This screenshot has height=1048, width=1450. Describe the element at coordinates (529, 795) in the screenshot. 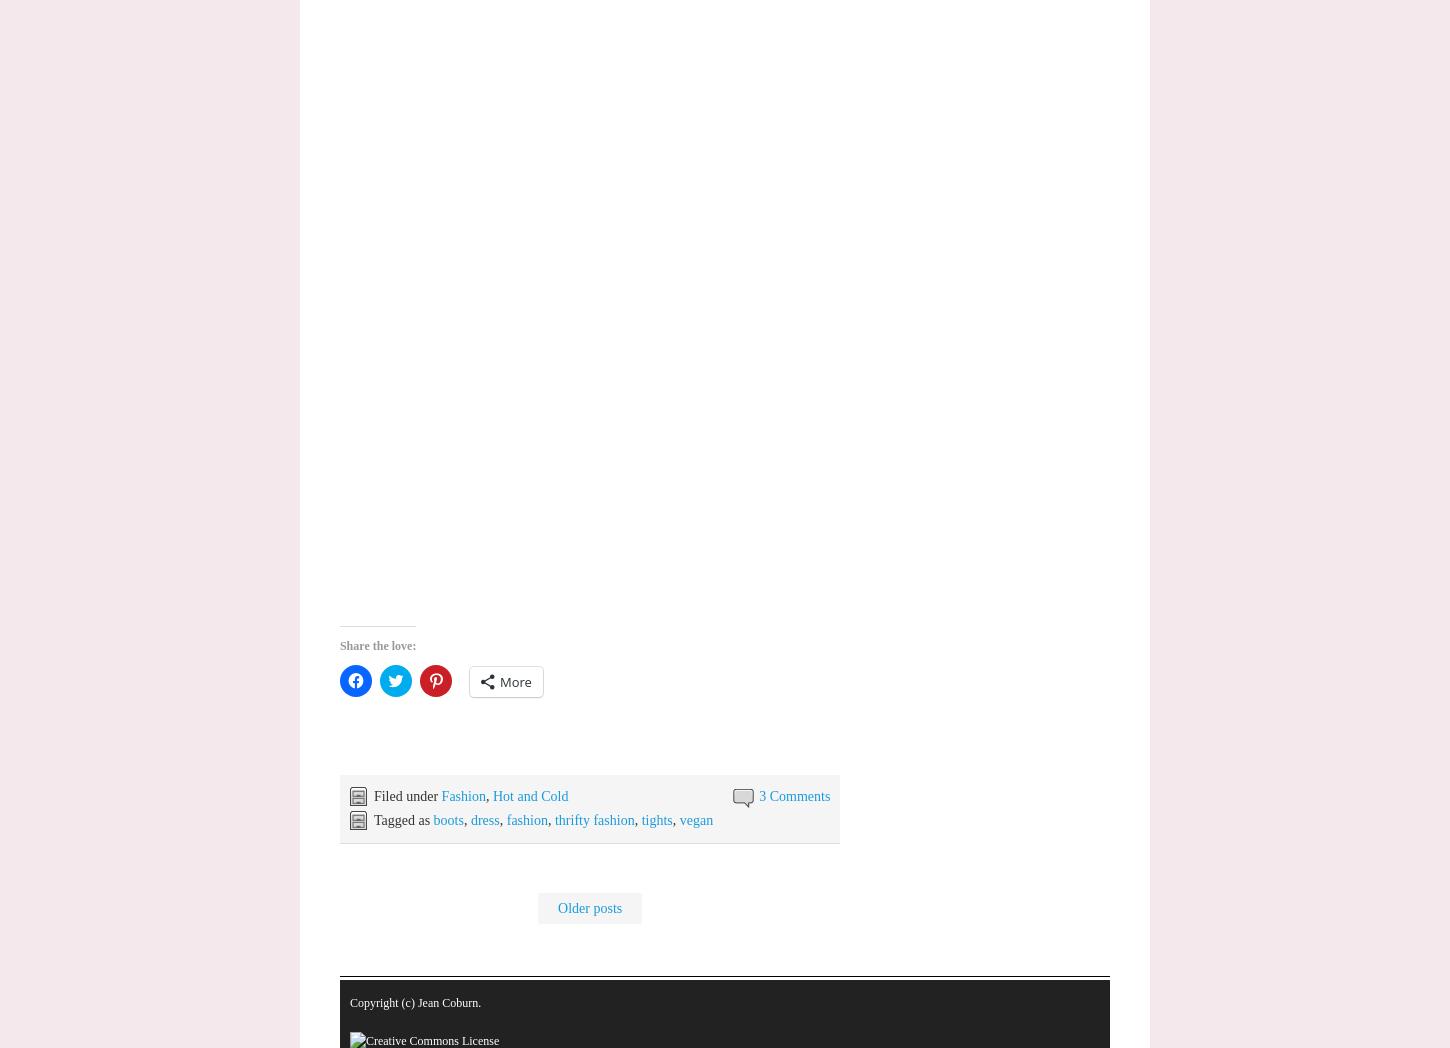

I see `'Hot and Cold'` at that location.